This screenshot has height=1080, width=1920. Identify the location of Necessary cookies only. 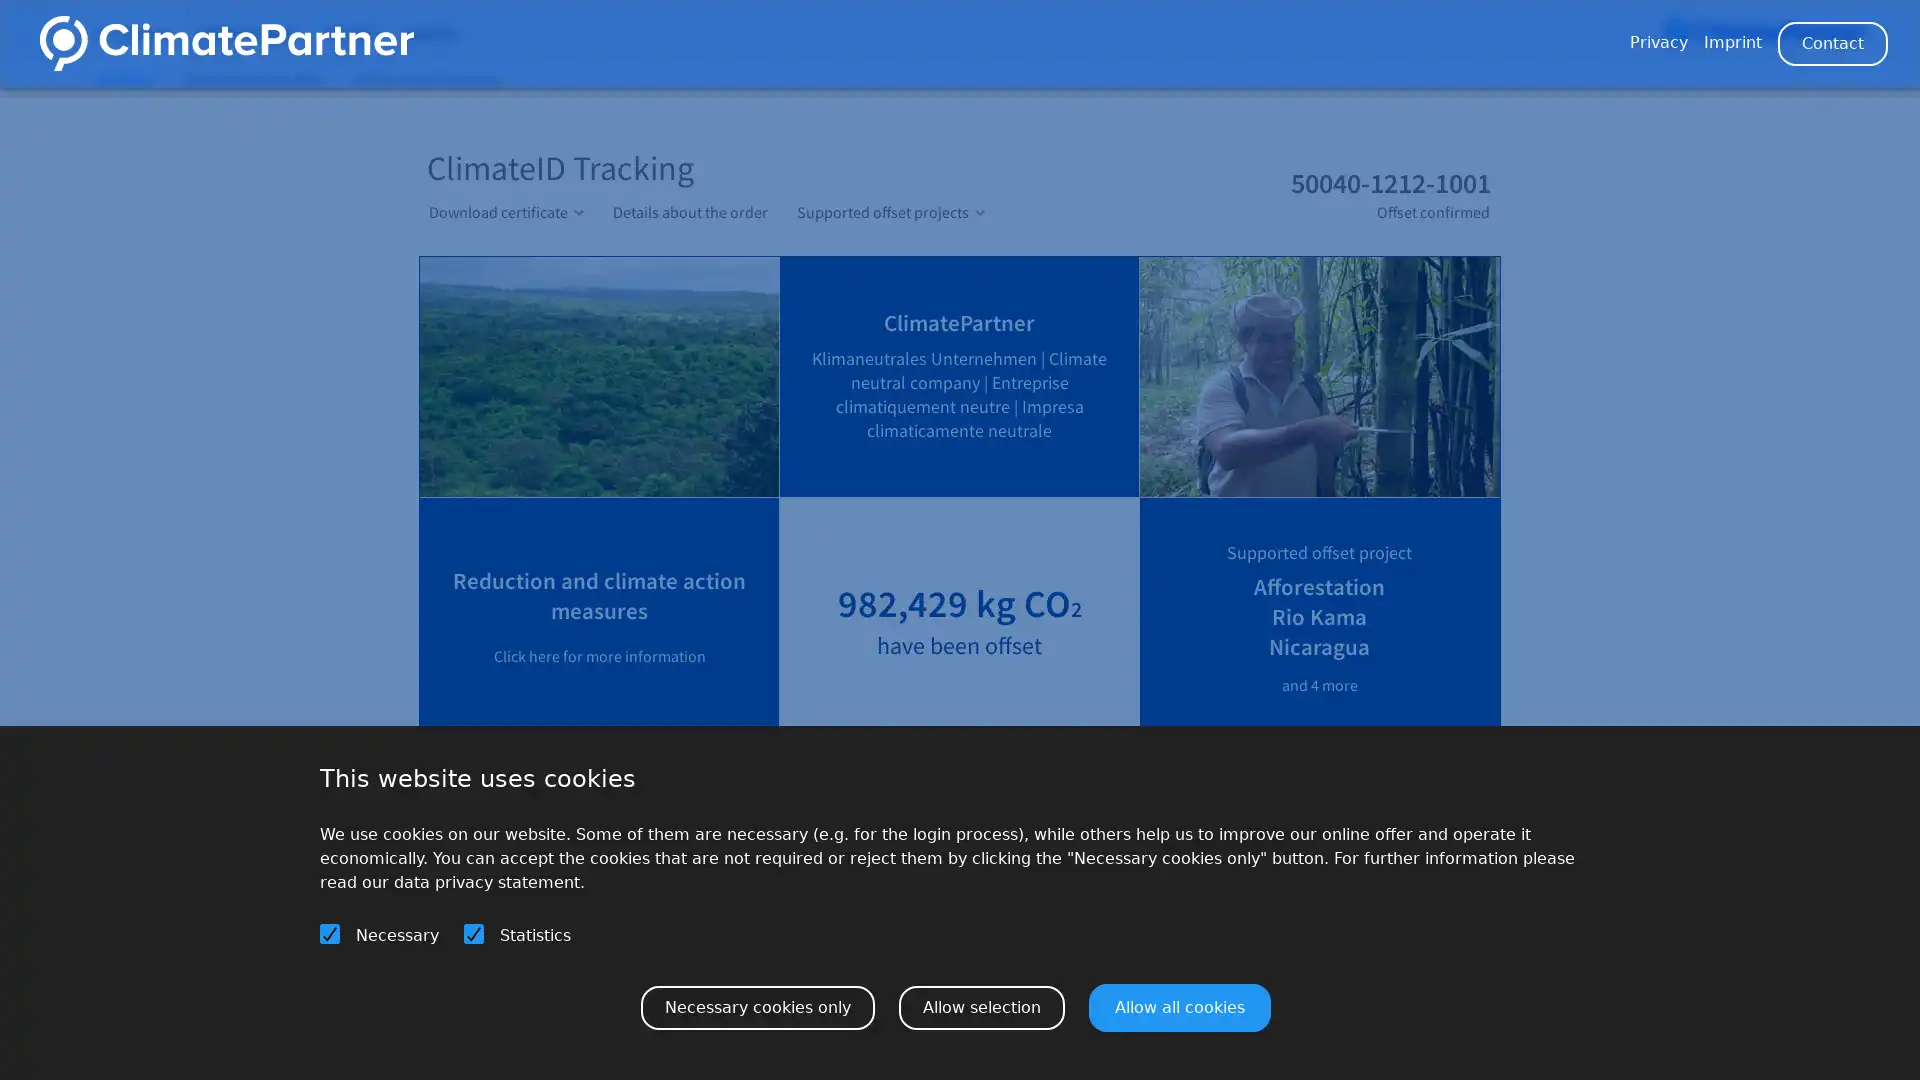
(757, 1006).